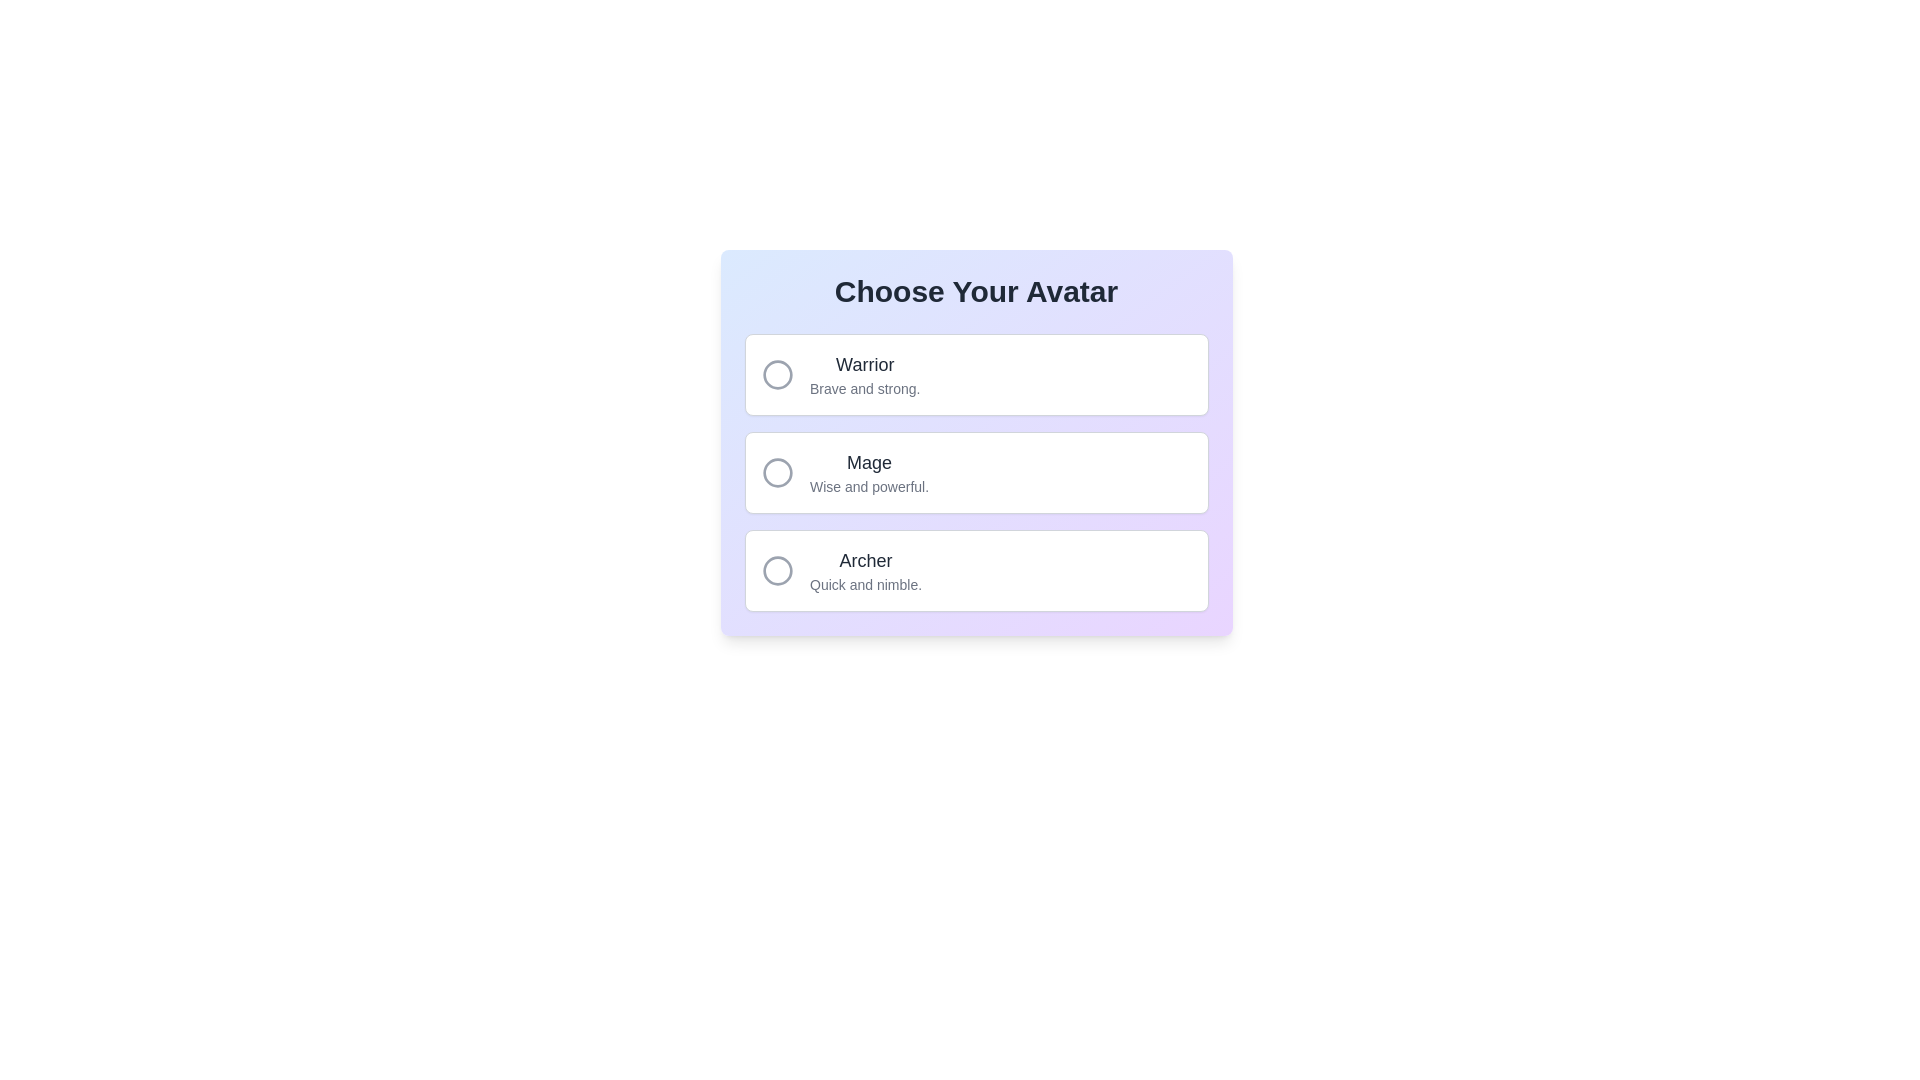 The image size is (1920, 1080). I want to click on the circle that indicates the selection status of the 'Mage' option in the radio button selection list, so click(776, 473).